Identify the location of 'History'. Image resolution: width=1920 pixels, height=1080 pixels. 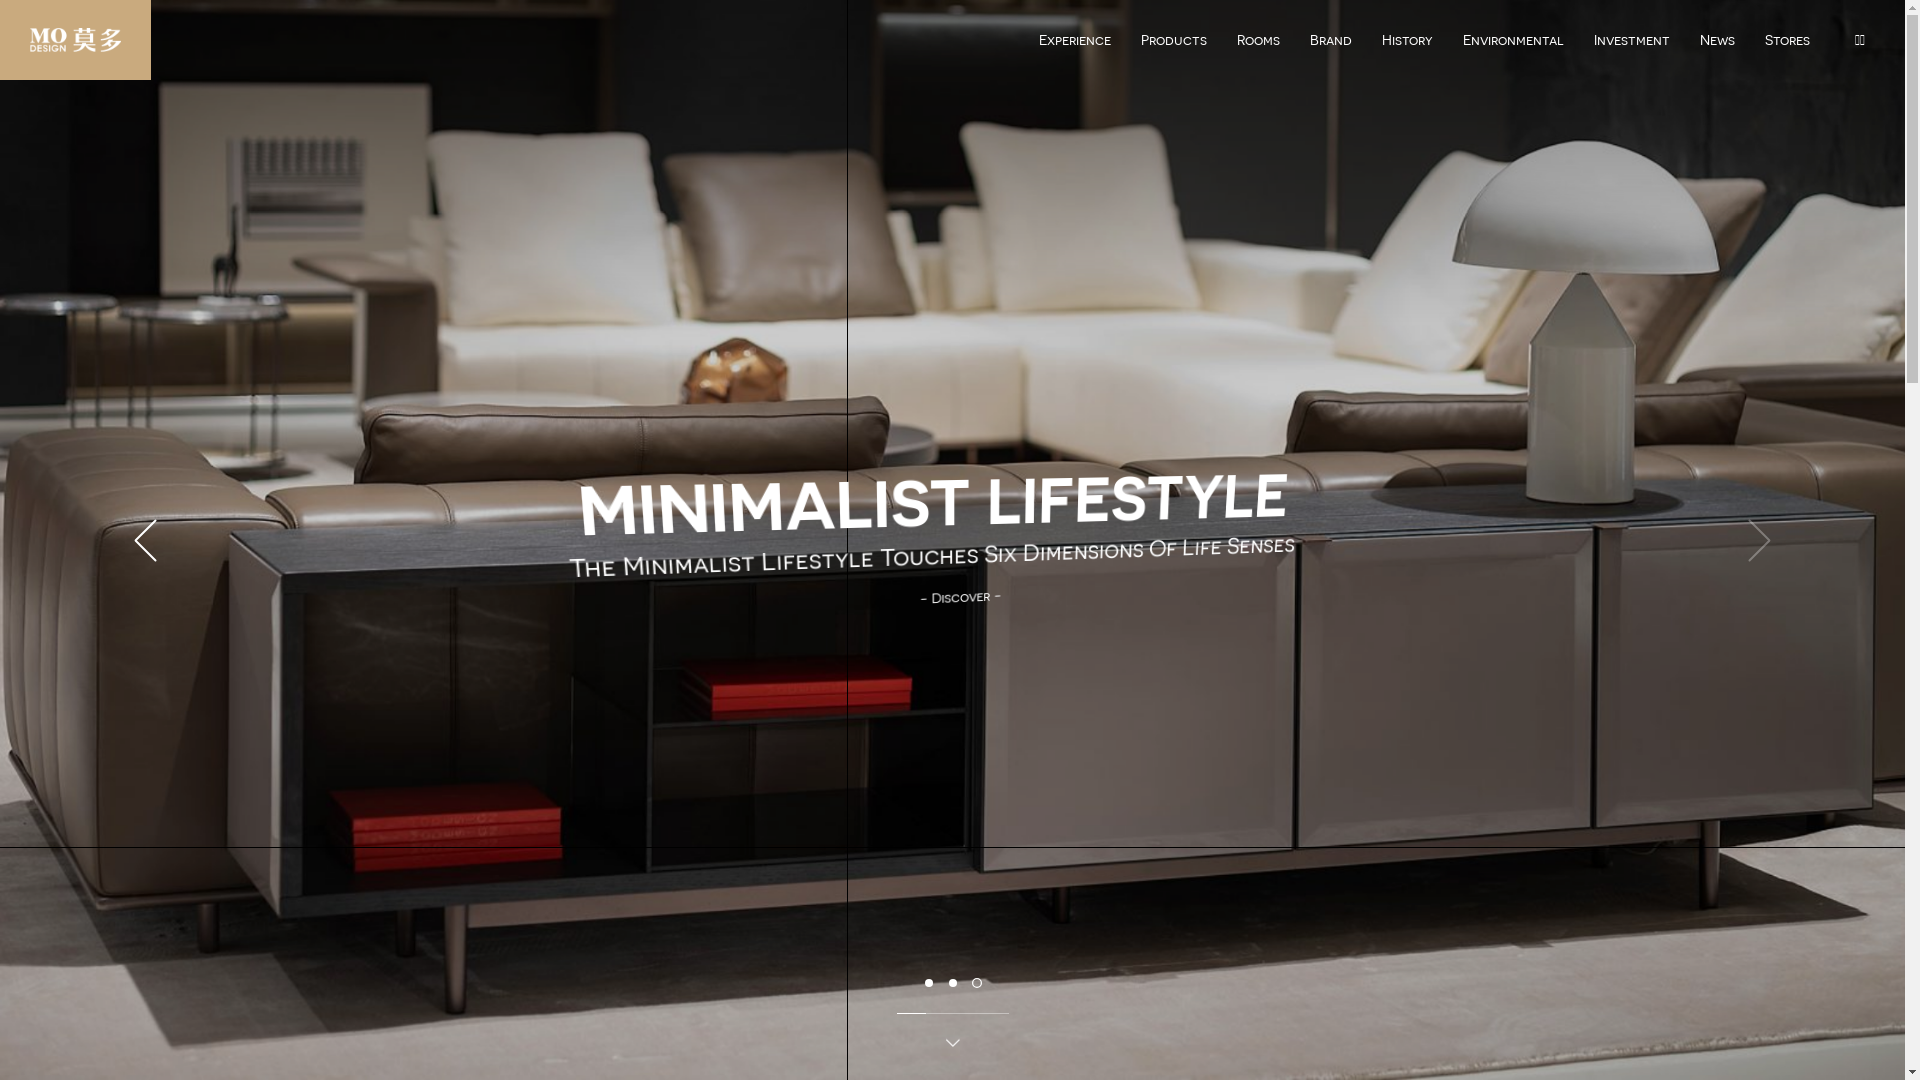
(1366, 33).